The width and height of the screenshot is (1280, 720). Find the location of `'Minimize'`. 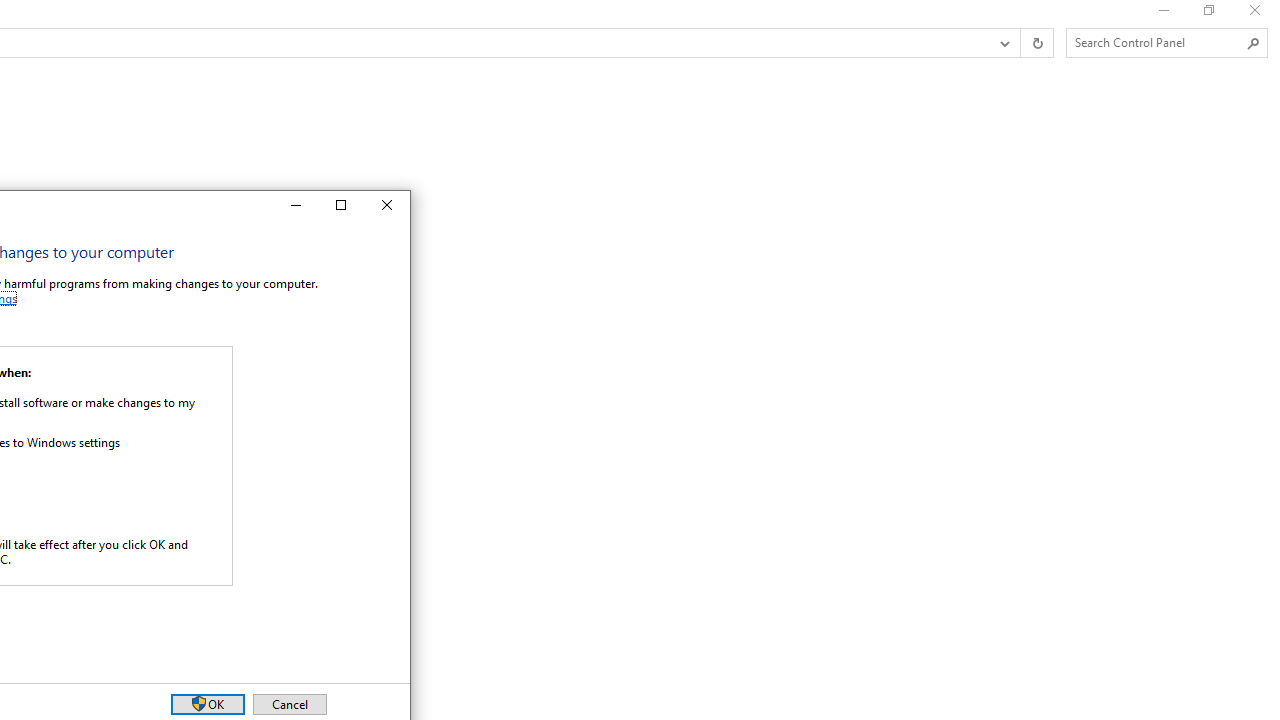

'Minimize' is located at coordinates (293, 205).